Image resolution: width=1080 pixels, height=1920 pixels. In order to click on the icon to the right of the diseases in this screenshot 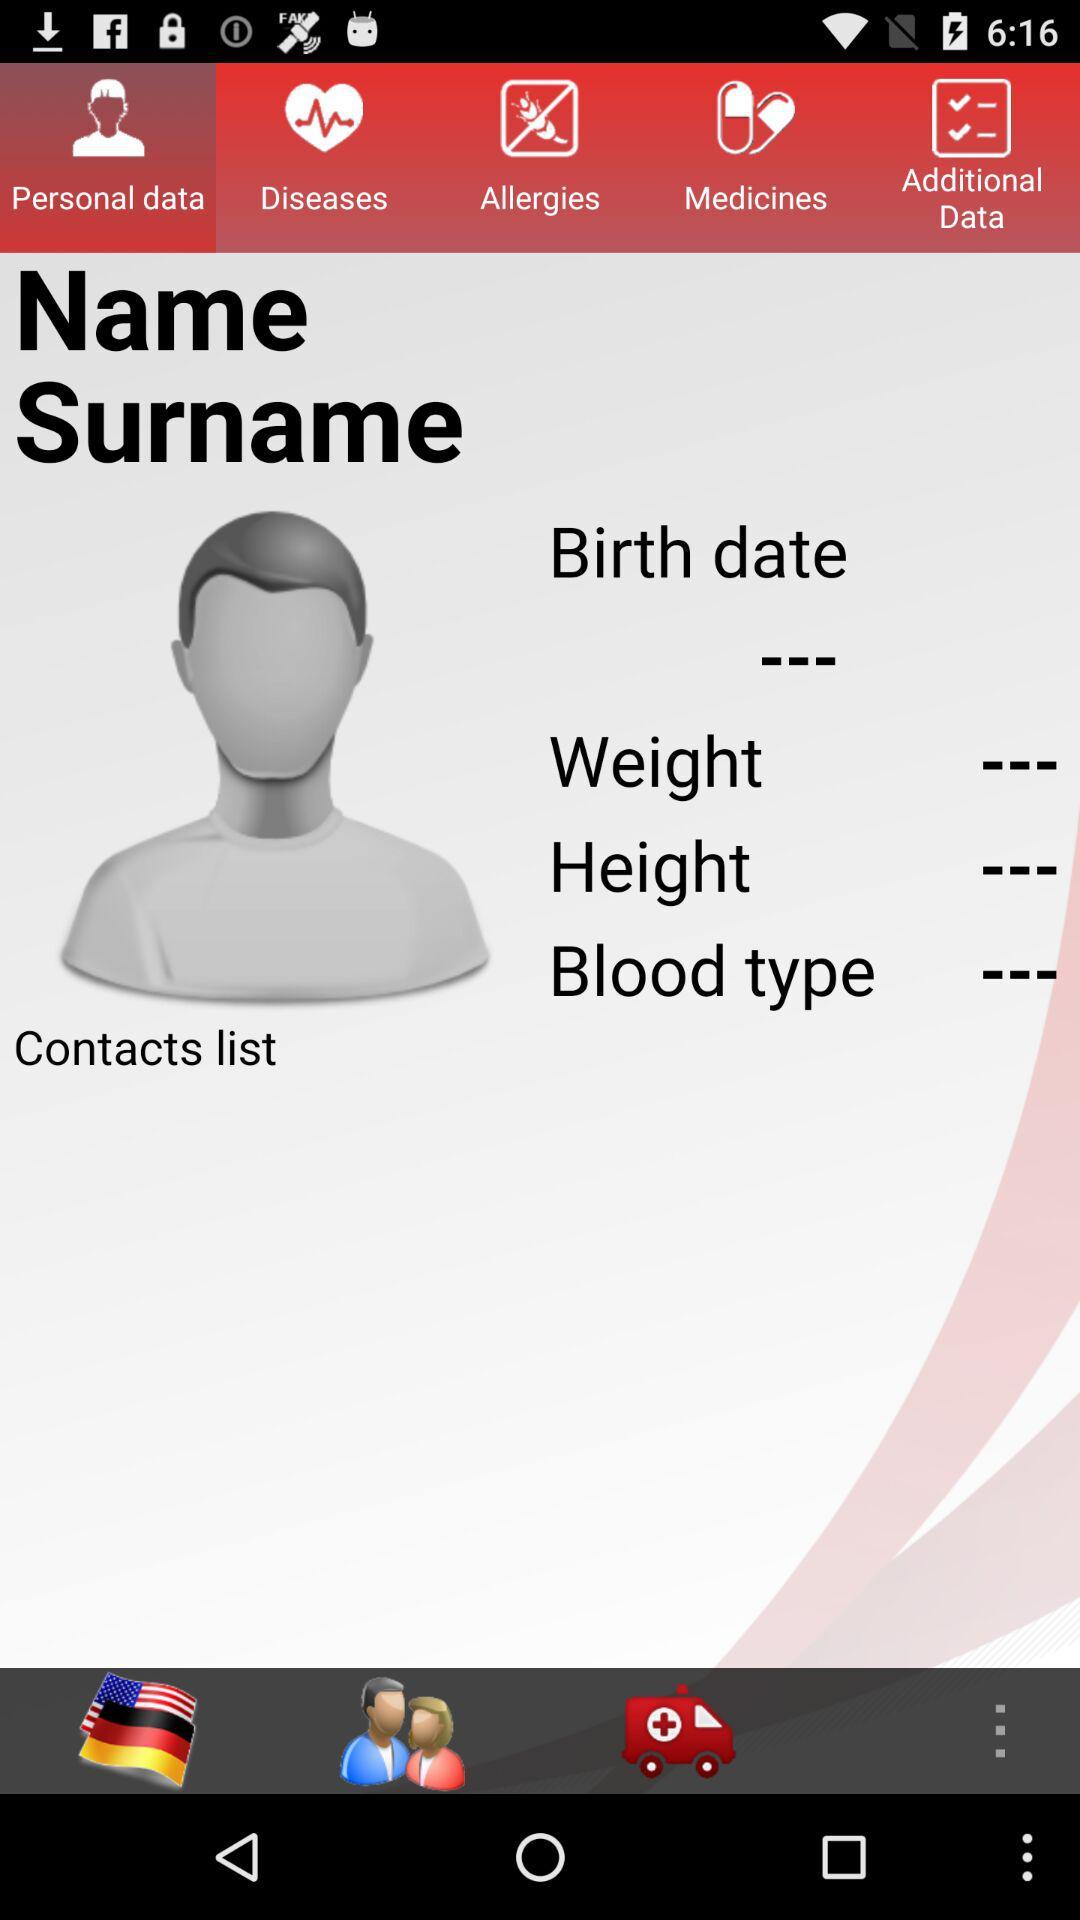, I will do `click(540, 156)`.